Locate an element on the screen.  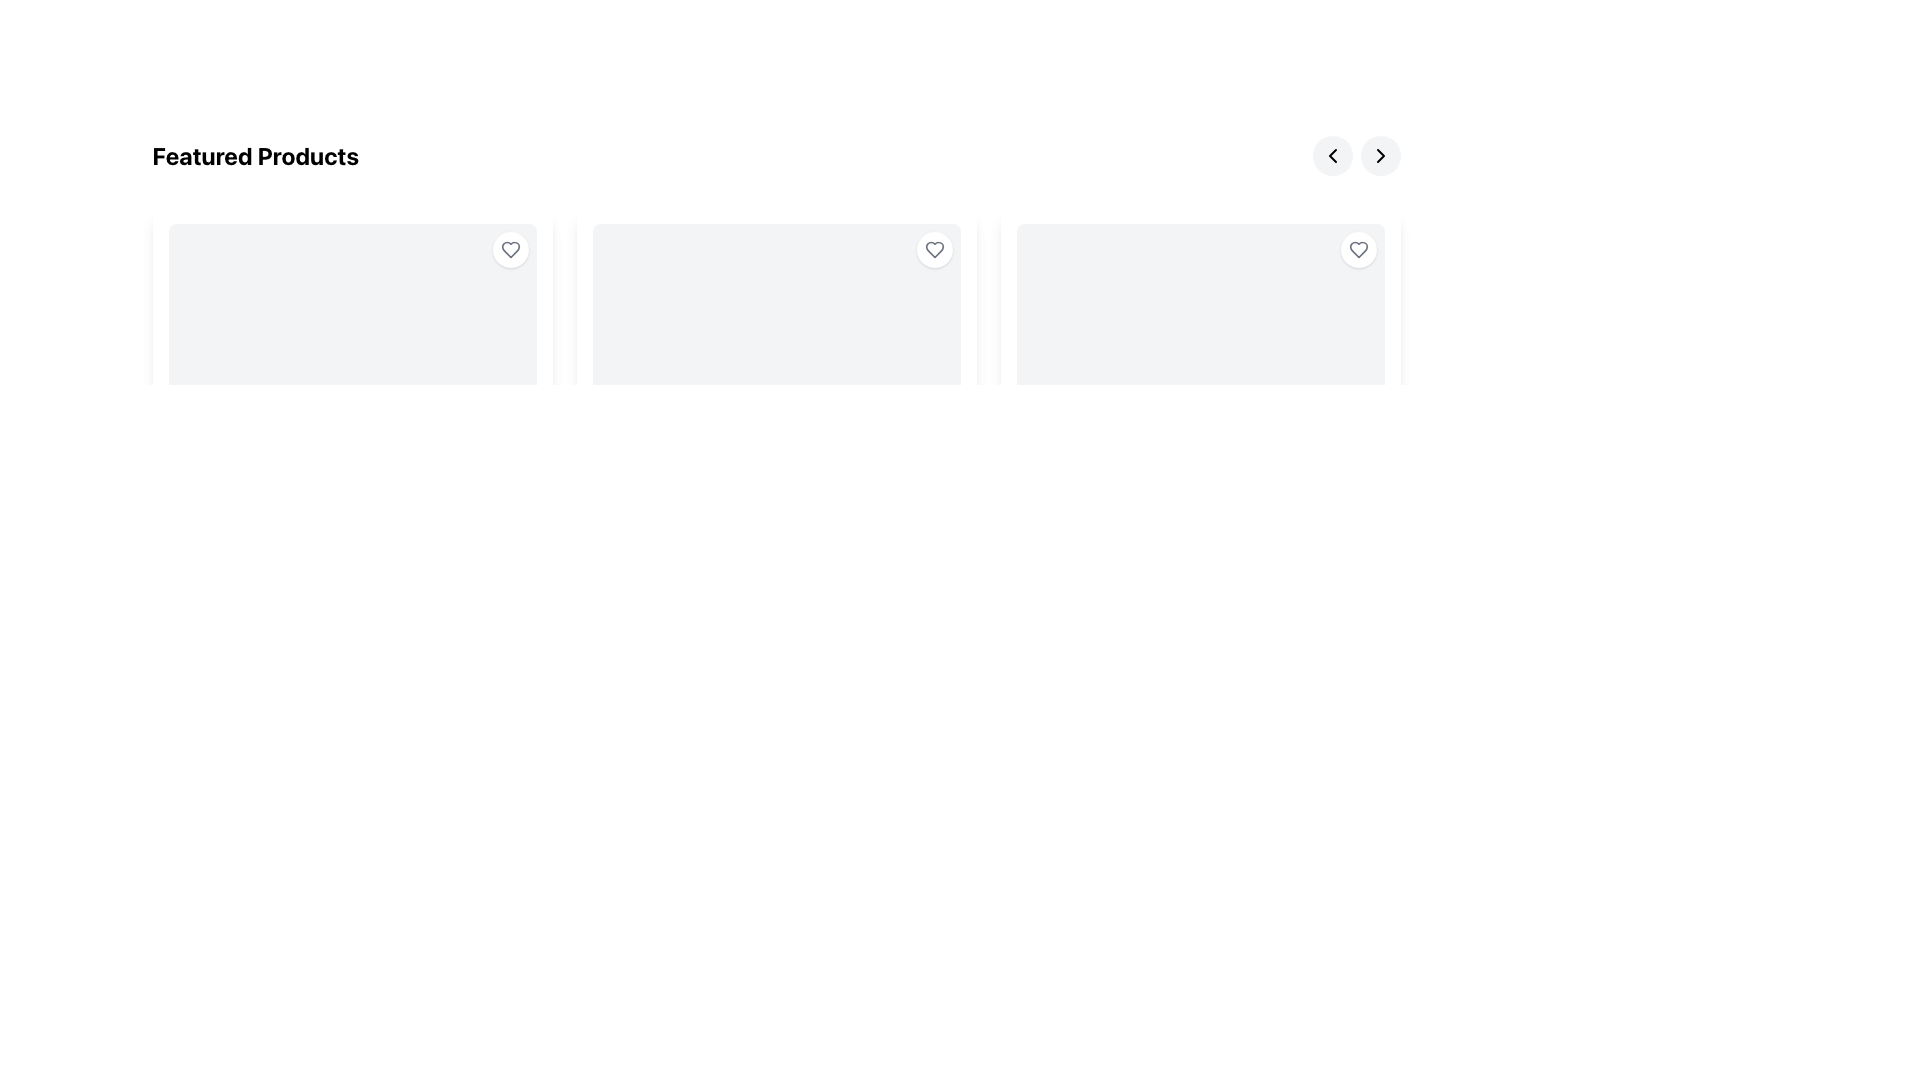
the circular button with a light gray background and a rightward-pointing chevron is located at coordinates (1379, 154).